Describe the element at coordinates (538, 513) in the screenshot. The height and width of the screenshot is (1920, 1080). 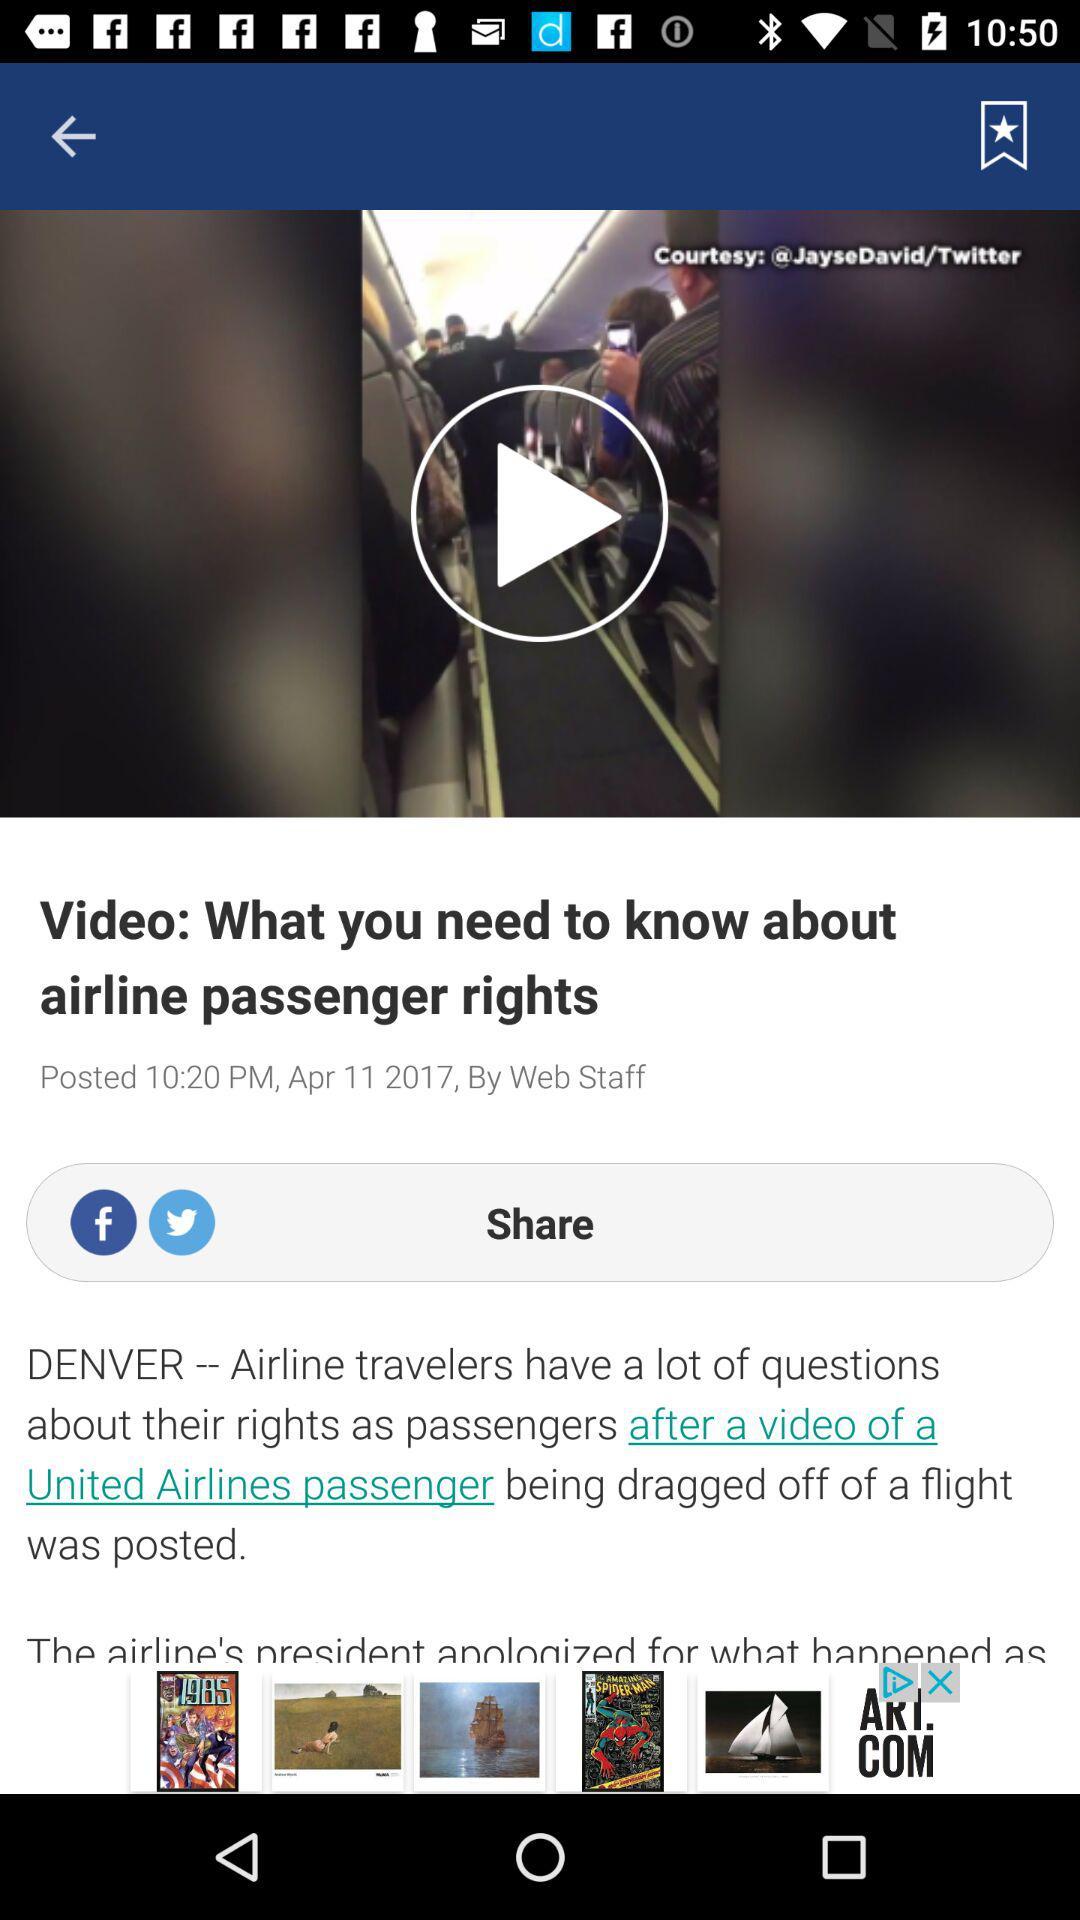
I see `video` at that location.